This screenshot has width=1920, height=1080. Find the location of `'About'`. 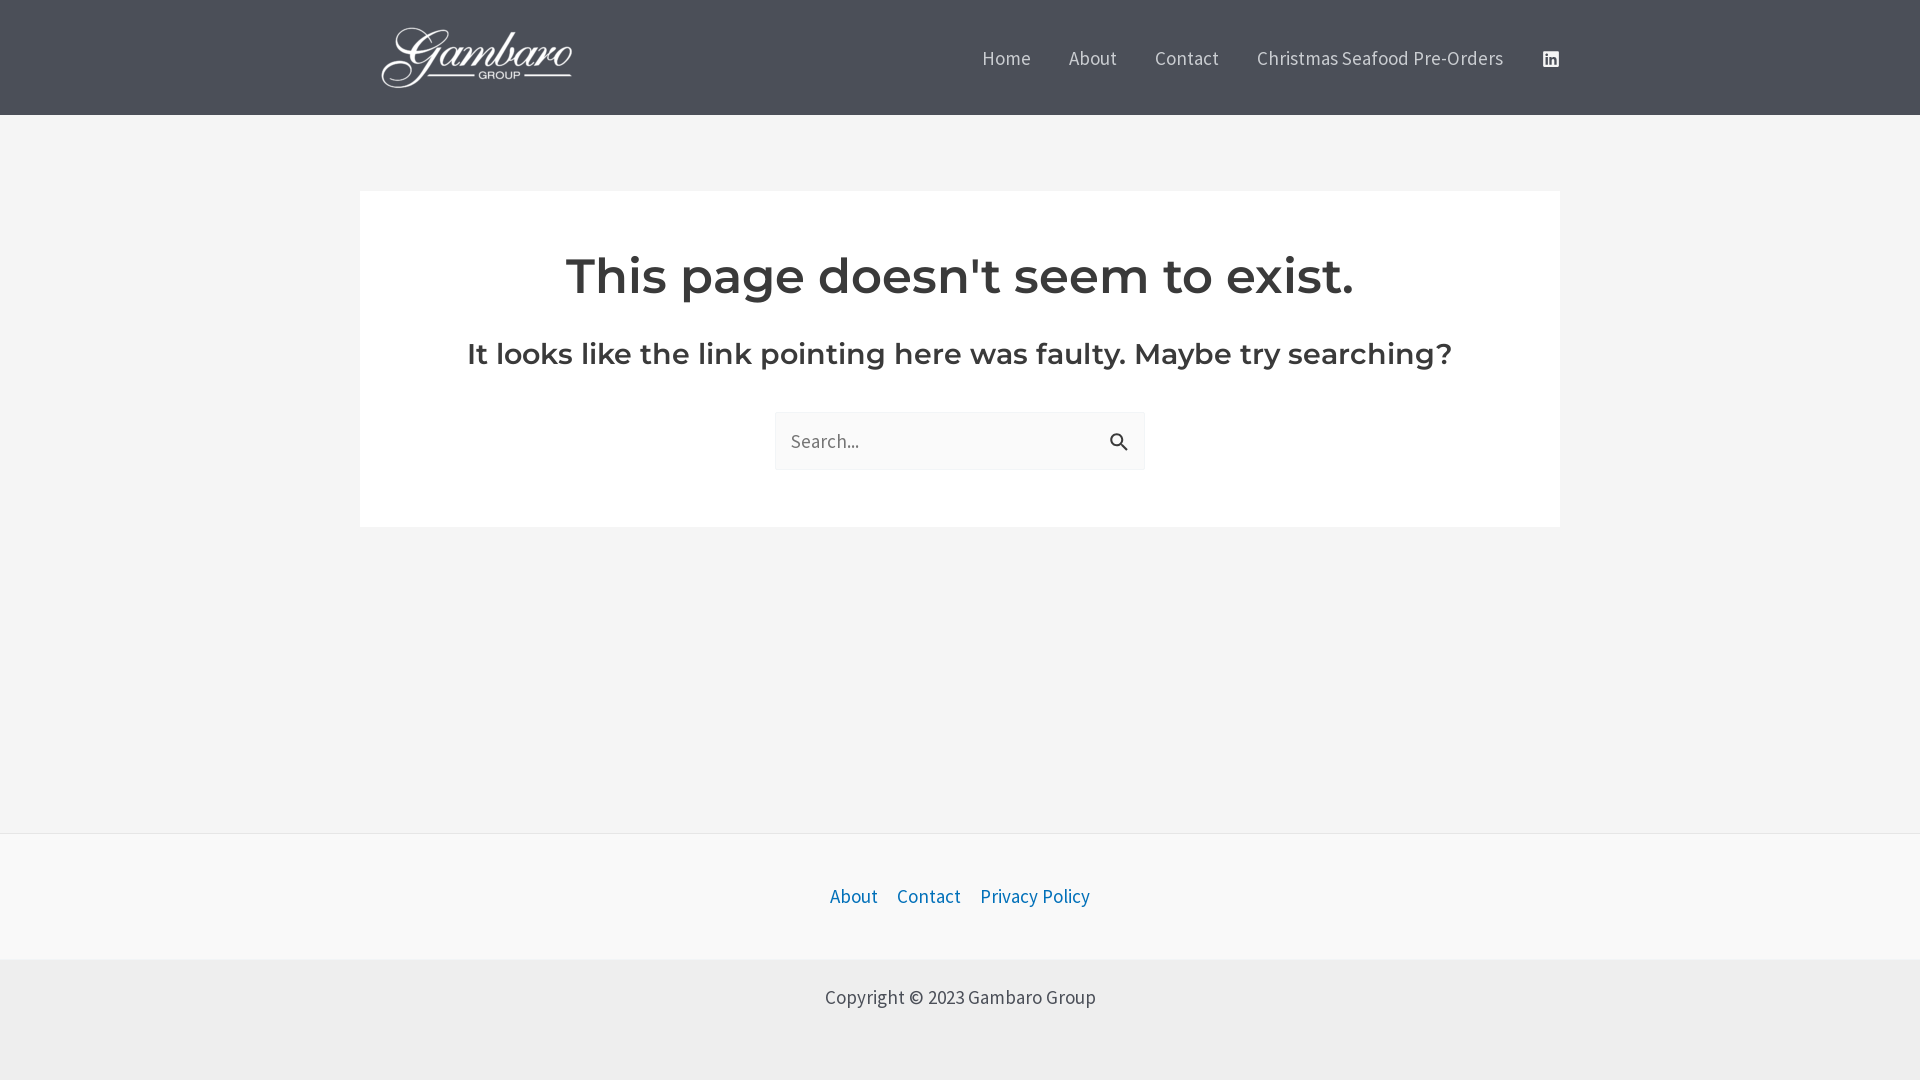

'About' is located at coordinates (1092, 56).